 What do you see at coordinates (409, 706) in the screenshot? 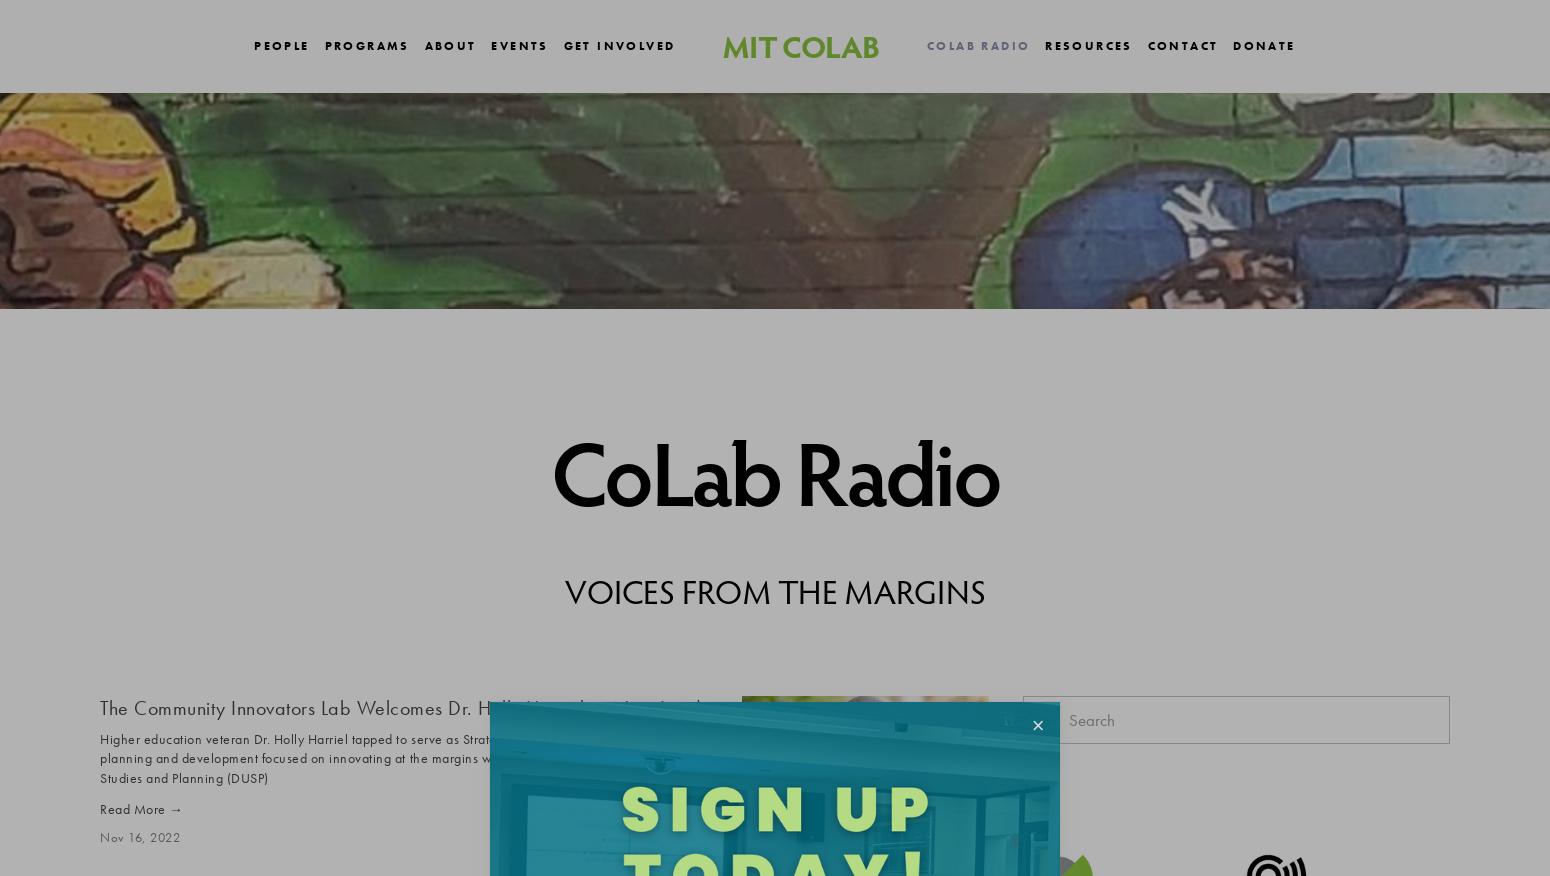
I see `'The Community Innovators Lab Welcomes Dr. Holly Harriel as New Leader'` at bounding box center [409, 706].